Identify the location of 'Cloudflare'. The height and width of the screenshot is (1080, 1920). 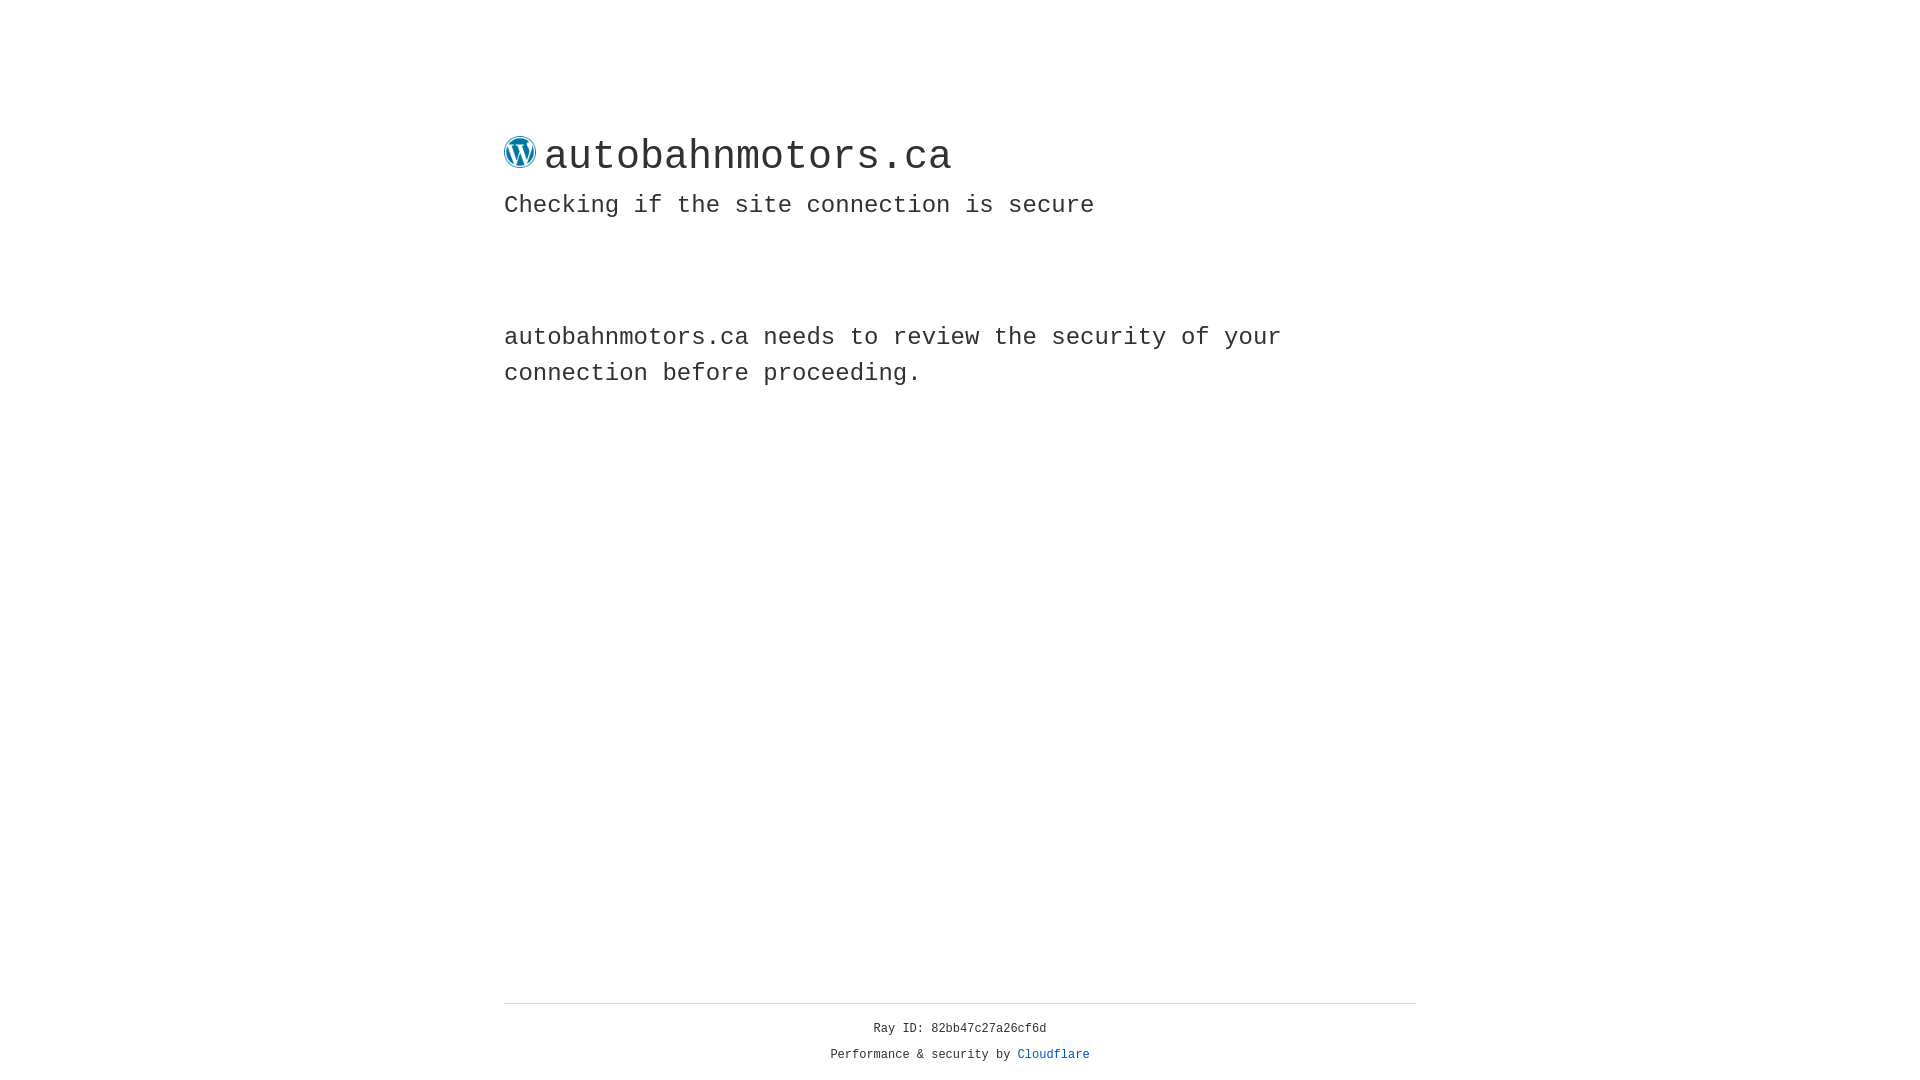
(1017, 1054).